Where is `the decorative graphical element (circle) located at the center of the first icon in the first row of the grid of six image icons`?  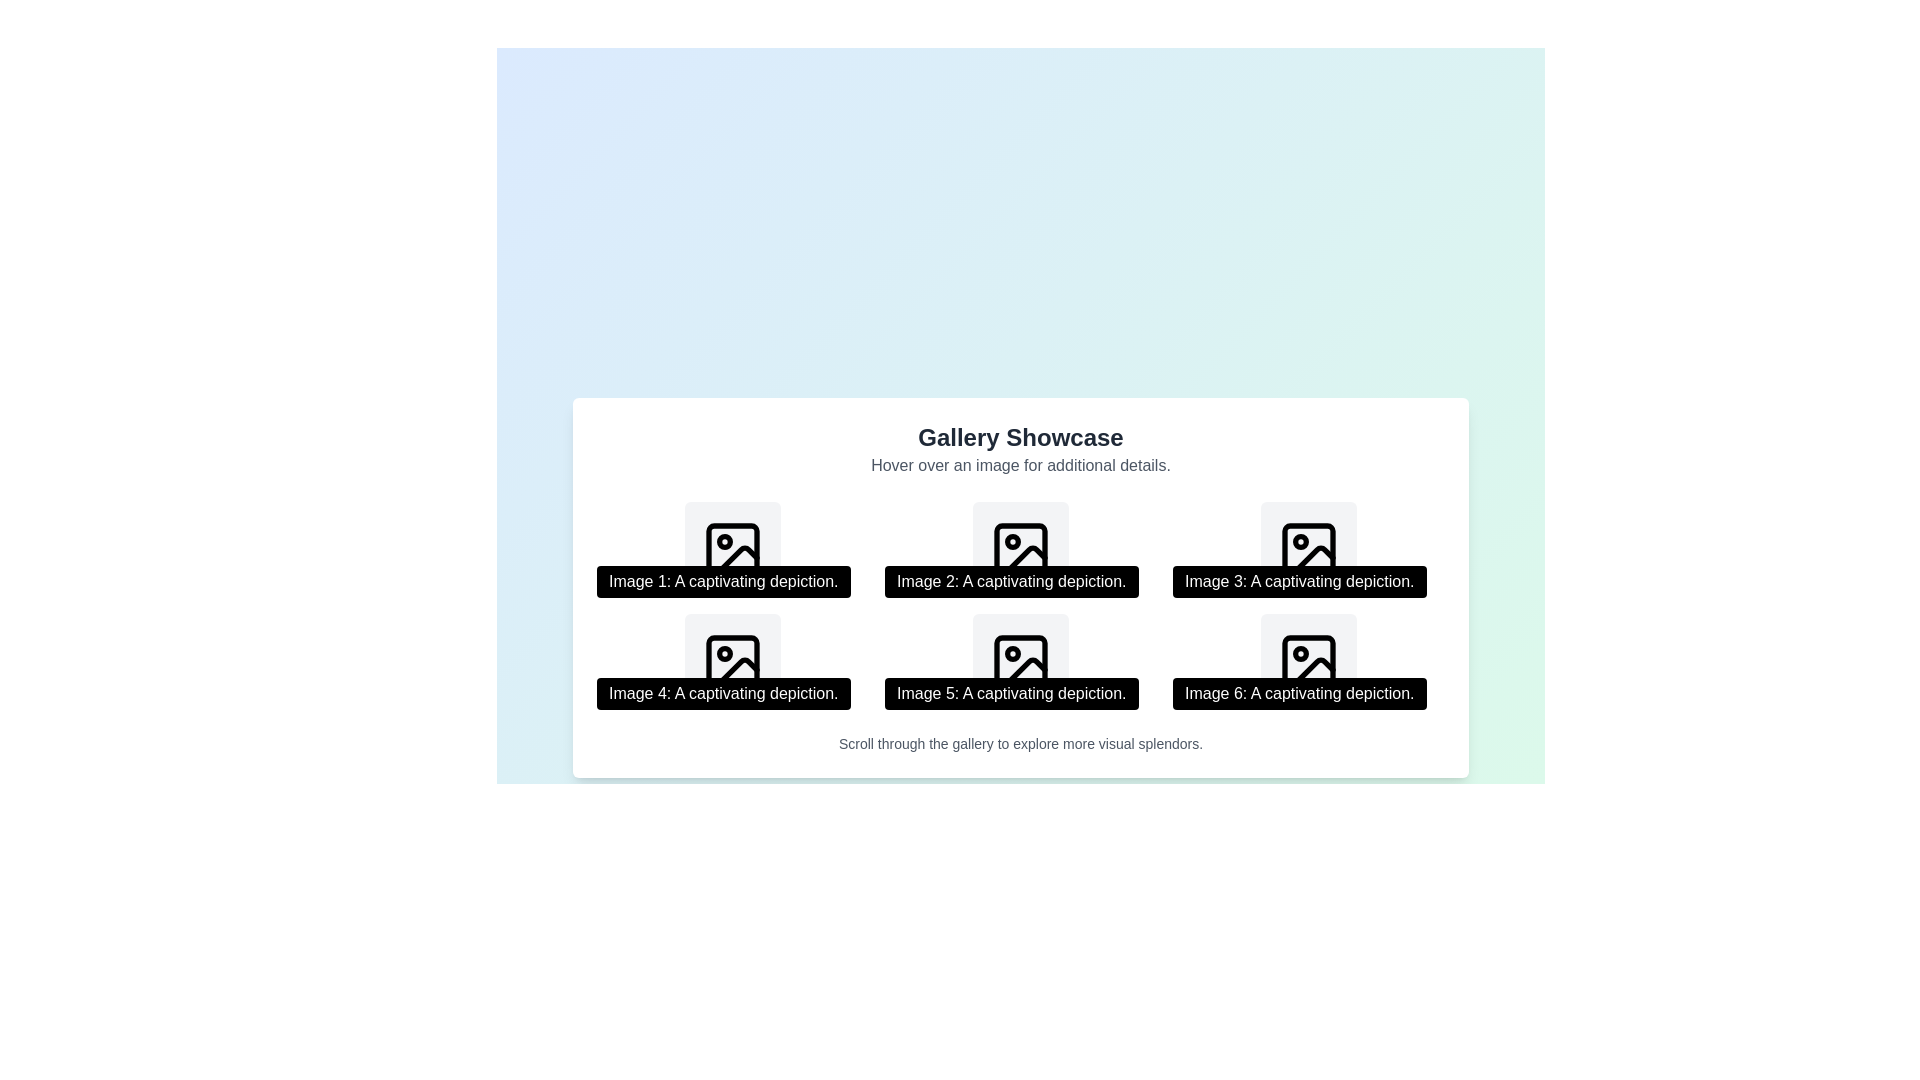
the decorative graphical element (circle) located at the center of the first icon in the first row of the grid of six image icons is located at coordinates (723, 542).